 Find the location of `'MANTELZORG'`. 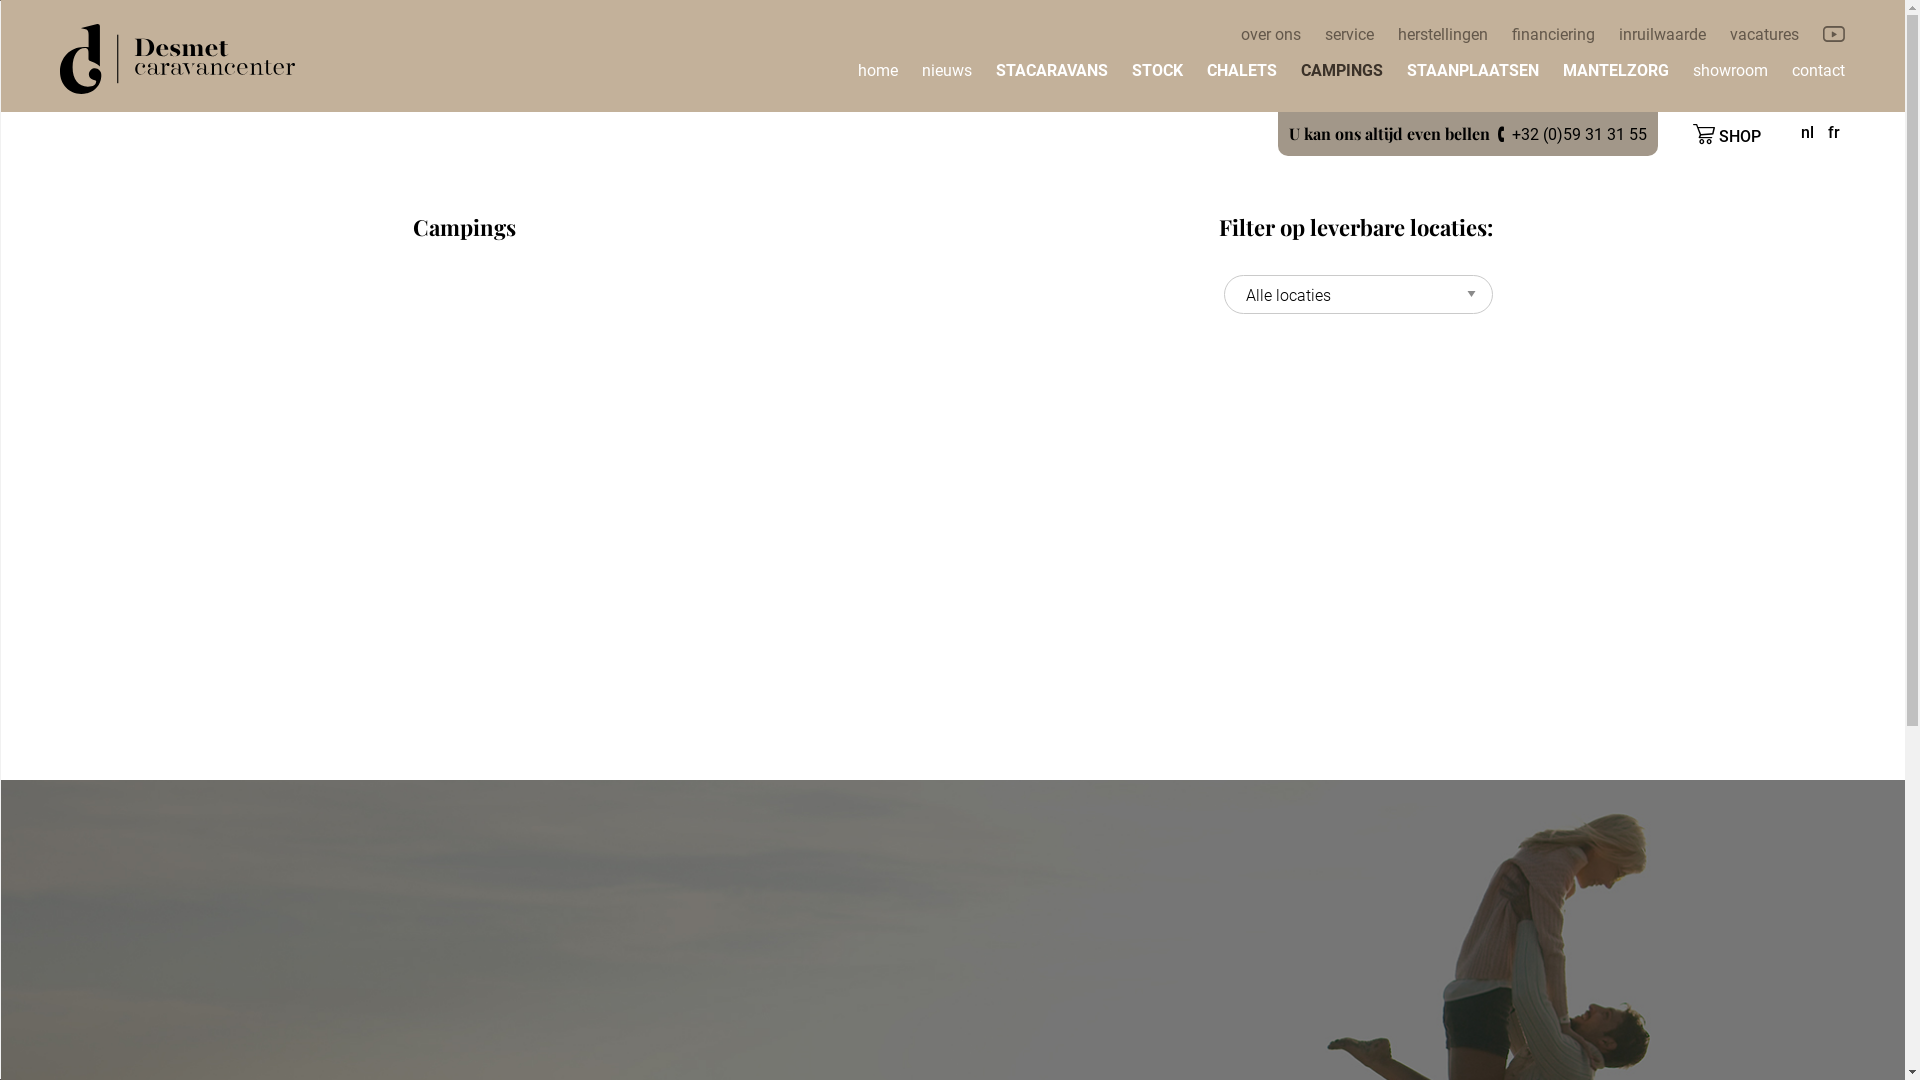

'MANTELZORG' is located at coordinates (1616, 69).